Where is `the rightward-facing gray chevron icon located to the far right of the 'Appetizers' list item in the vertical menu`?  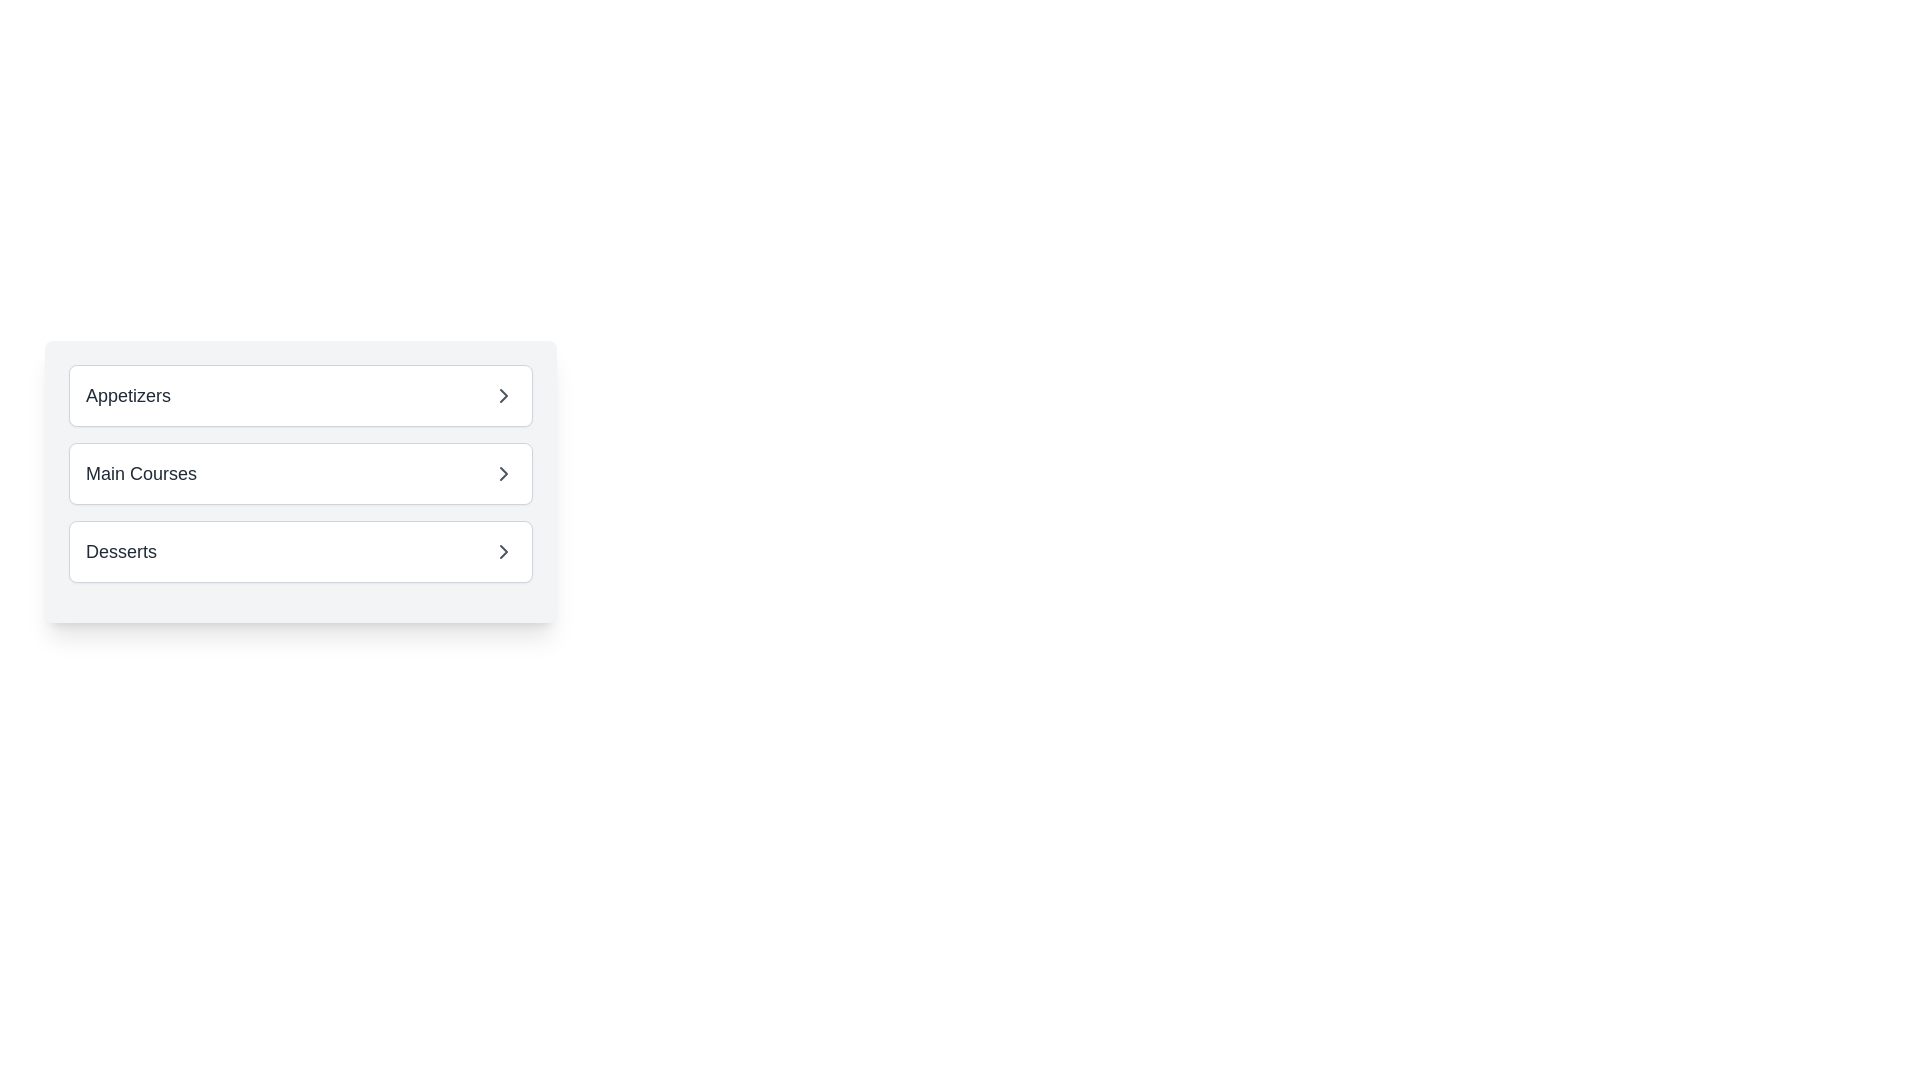 the rightward-facing gray chevron icon located to the far right of the 'Appetizers' list item in the vertical menu is located at coordinates (504, 396).